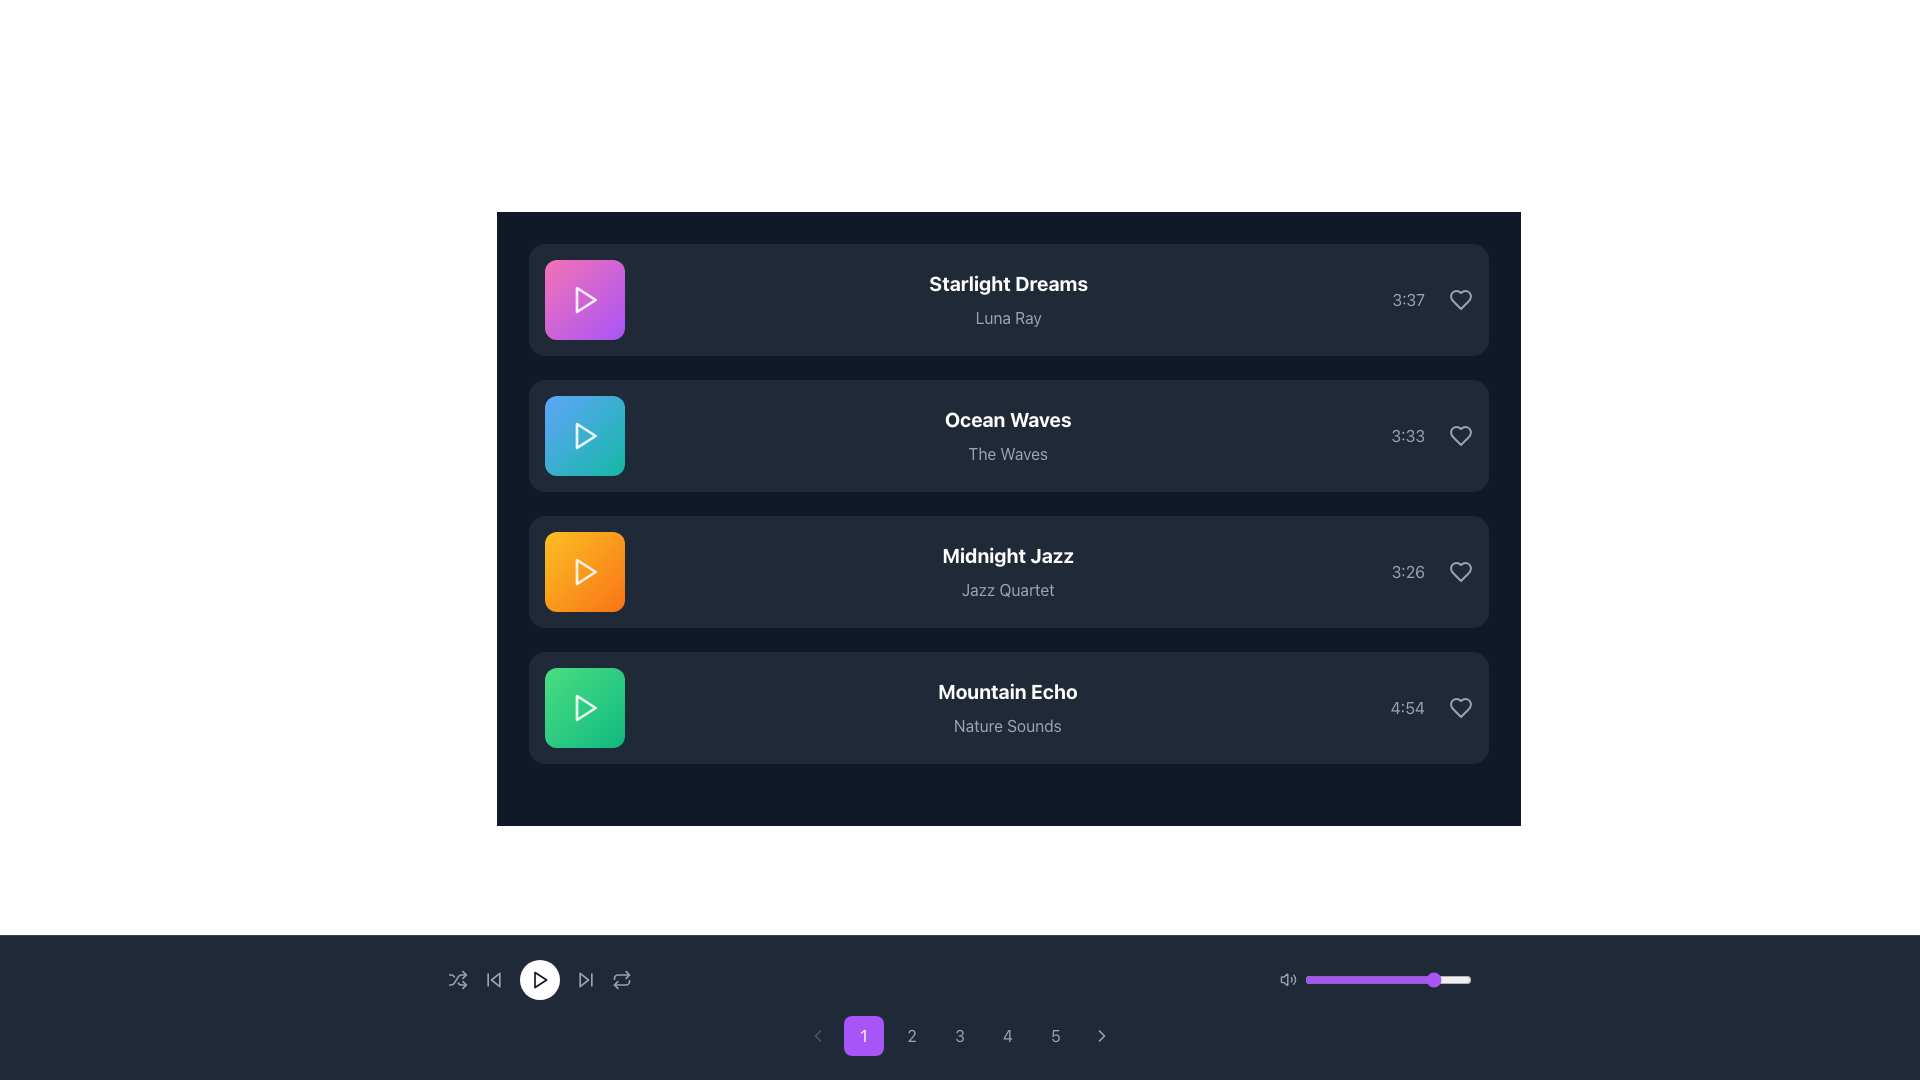  I want to click on the heart button for the music track 'Starlight Dreams', so click(1460, 300).